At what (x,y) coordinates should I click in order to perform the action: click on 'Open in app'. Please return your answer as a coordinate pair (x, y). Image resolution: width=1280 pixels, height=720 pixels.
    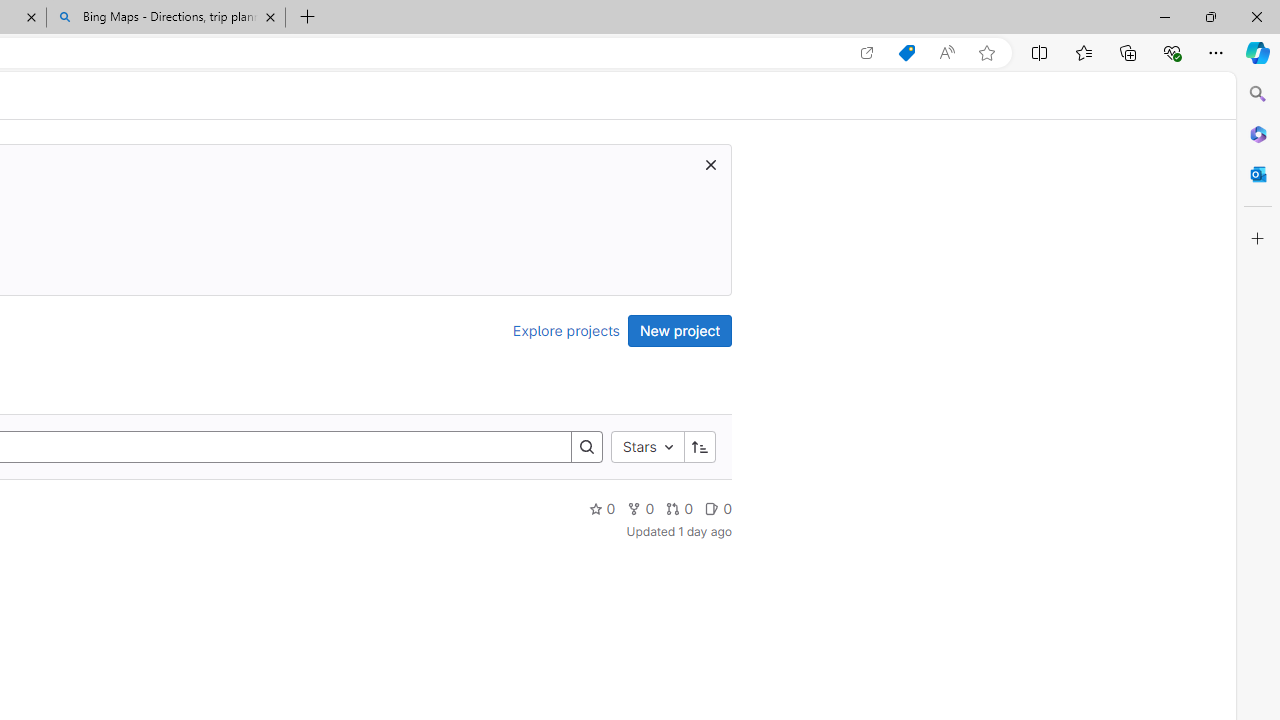
    Looking at the image, I should click on (867, 52).